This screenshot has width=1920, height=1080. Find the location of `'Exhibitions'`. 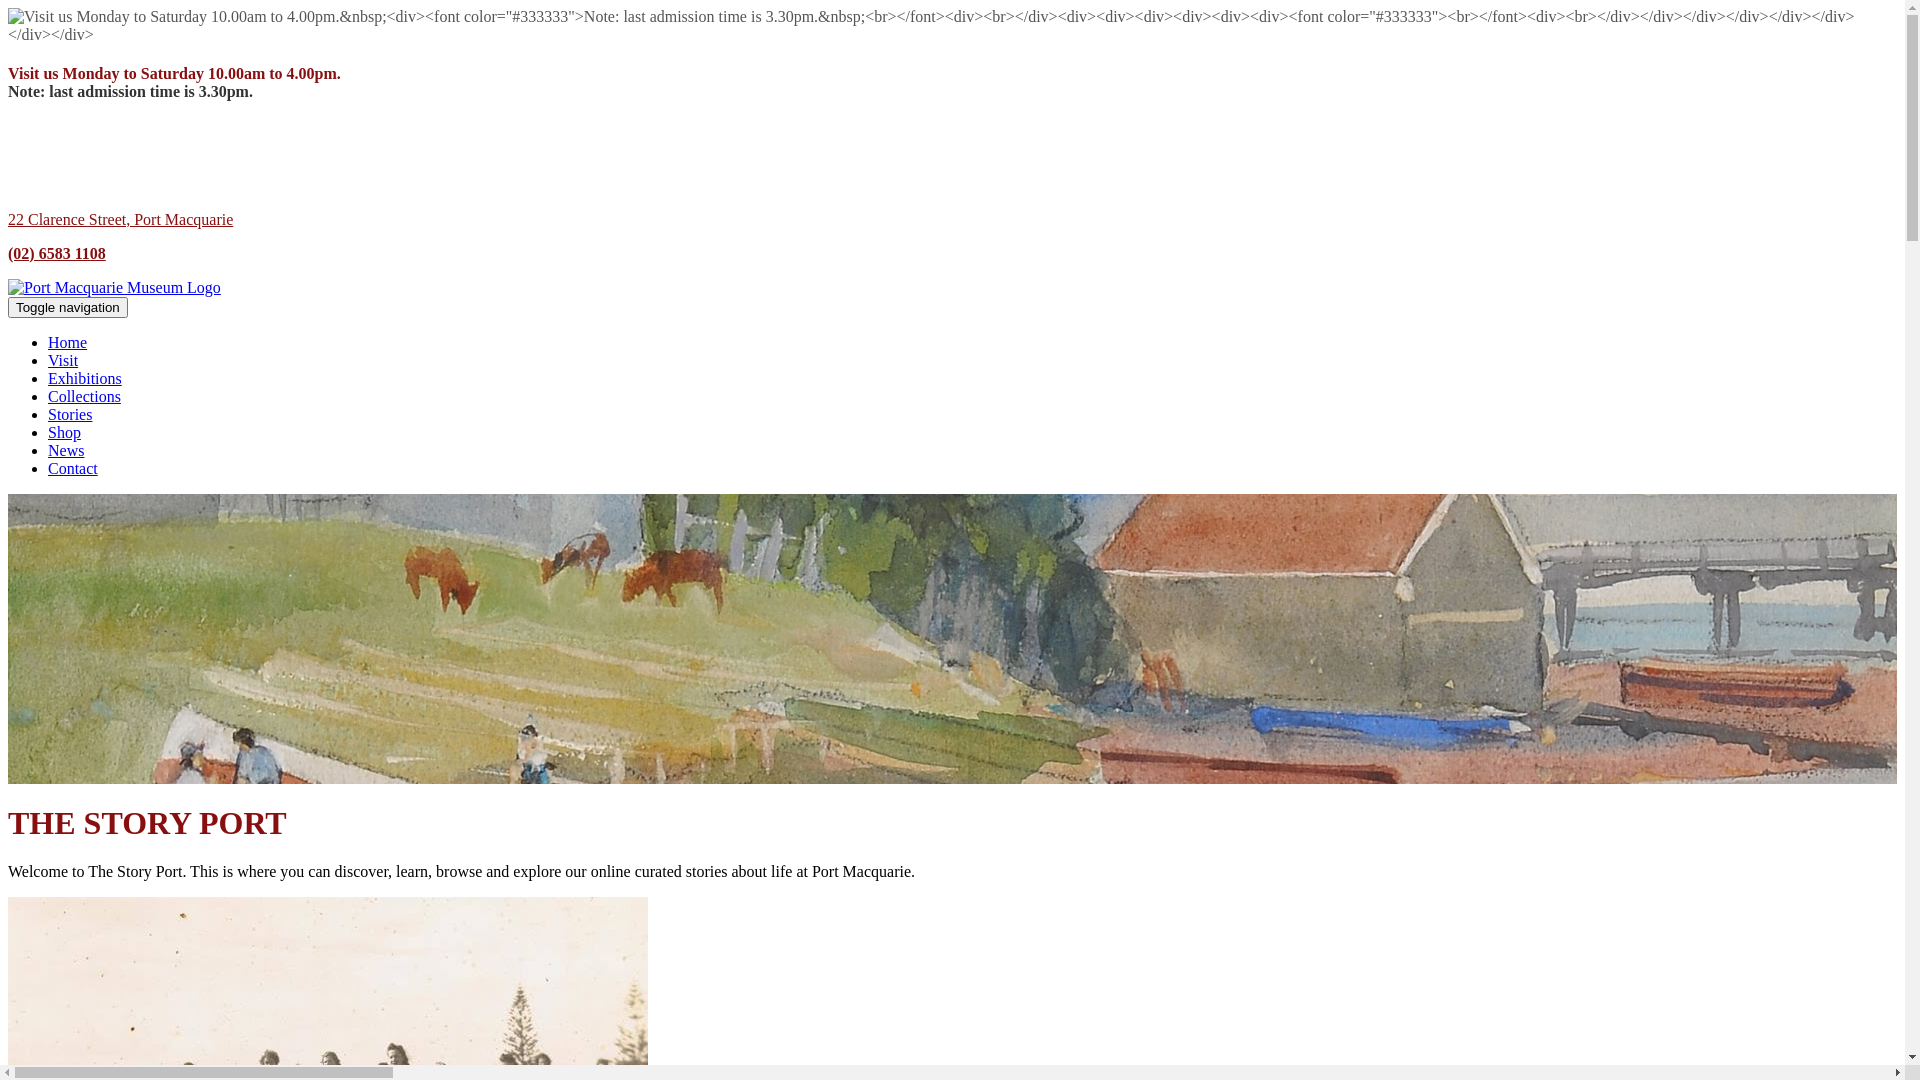

'Exhibitions' is located at coordinates (84, 378).